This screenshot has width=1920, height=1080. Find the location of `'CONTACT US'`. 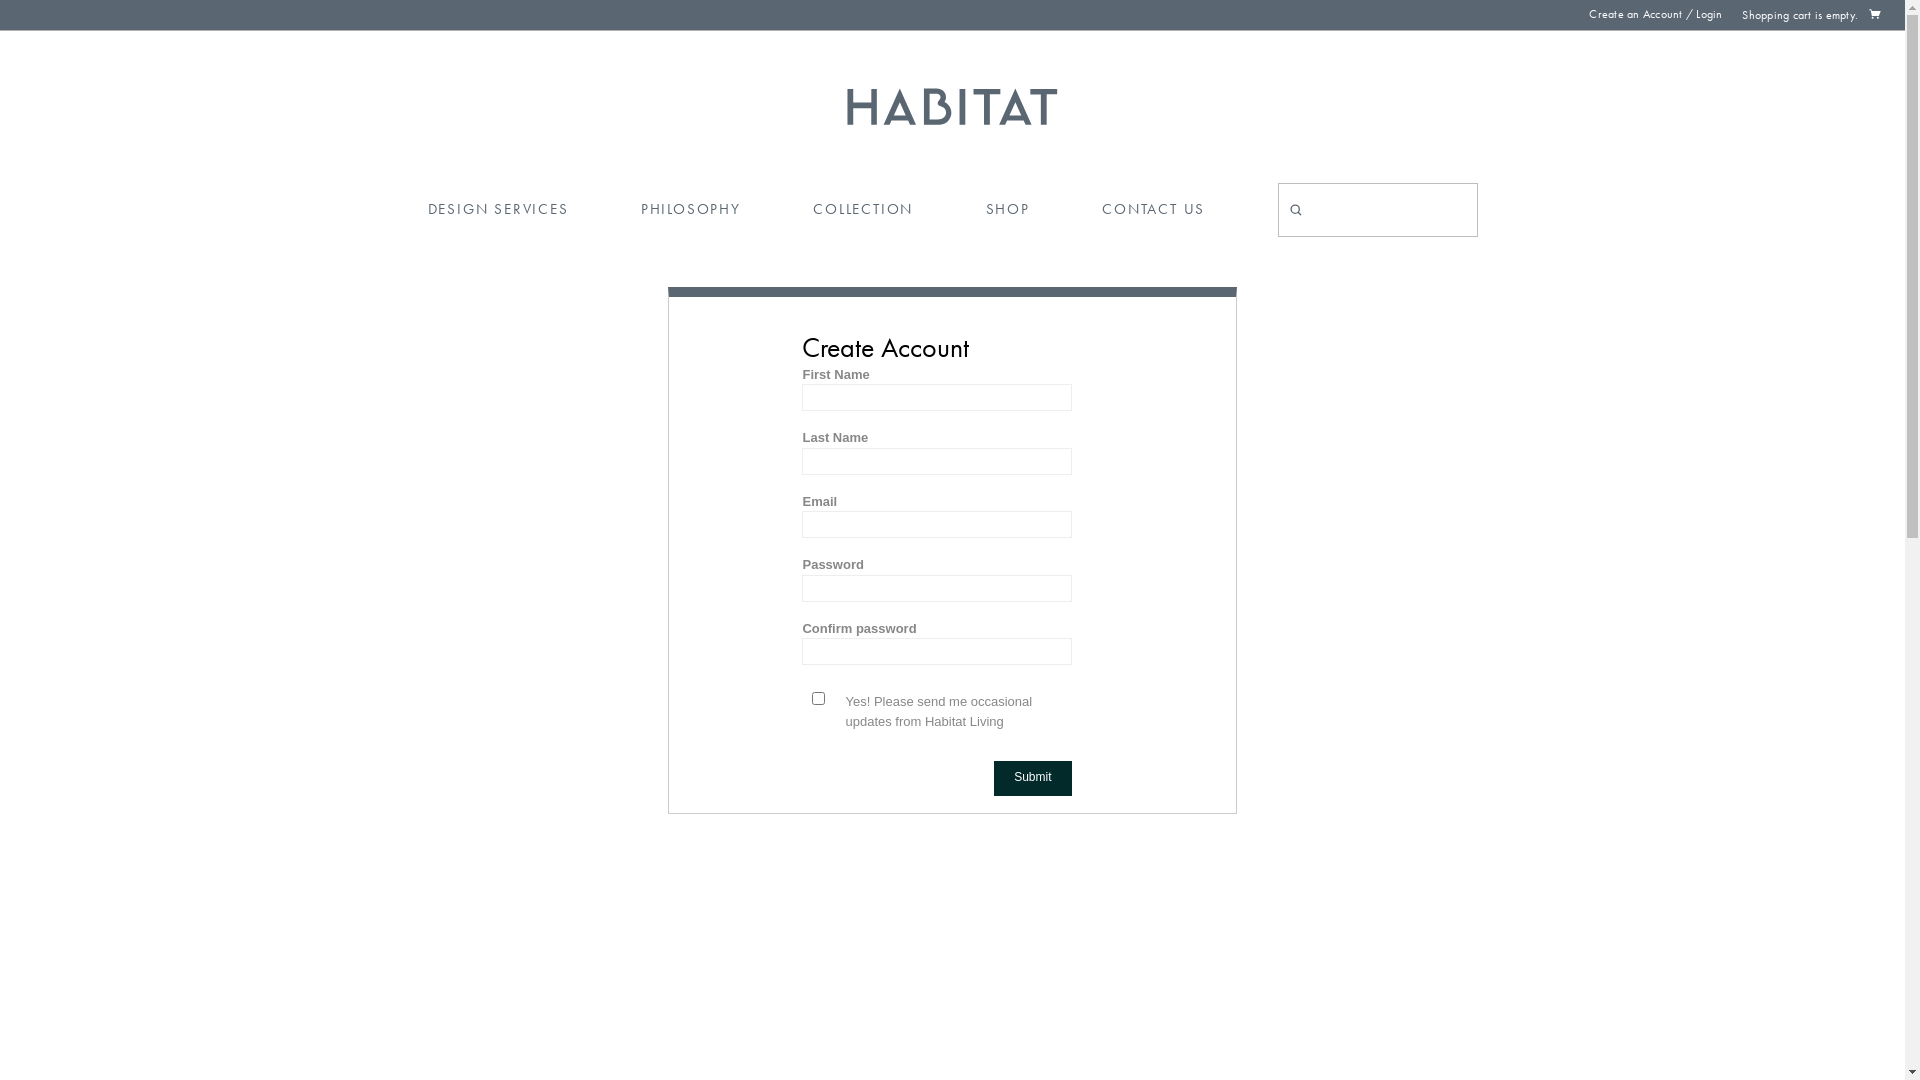

'CONTACT US' is located at coordinates (1153, 209).